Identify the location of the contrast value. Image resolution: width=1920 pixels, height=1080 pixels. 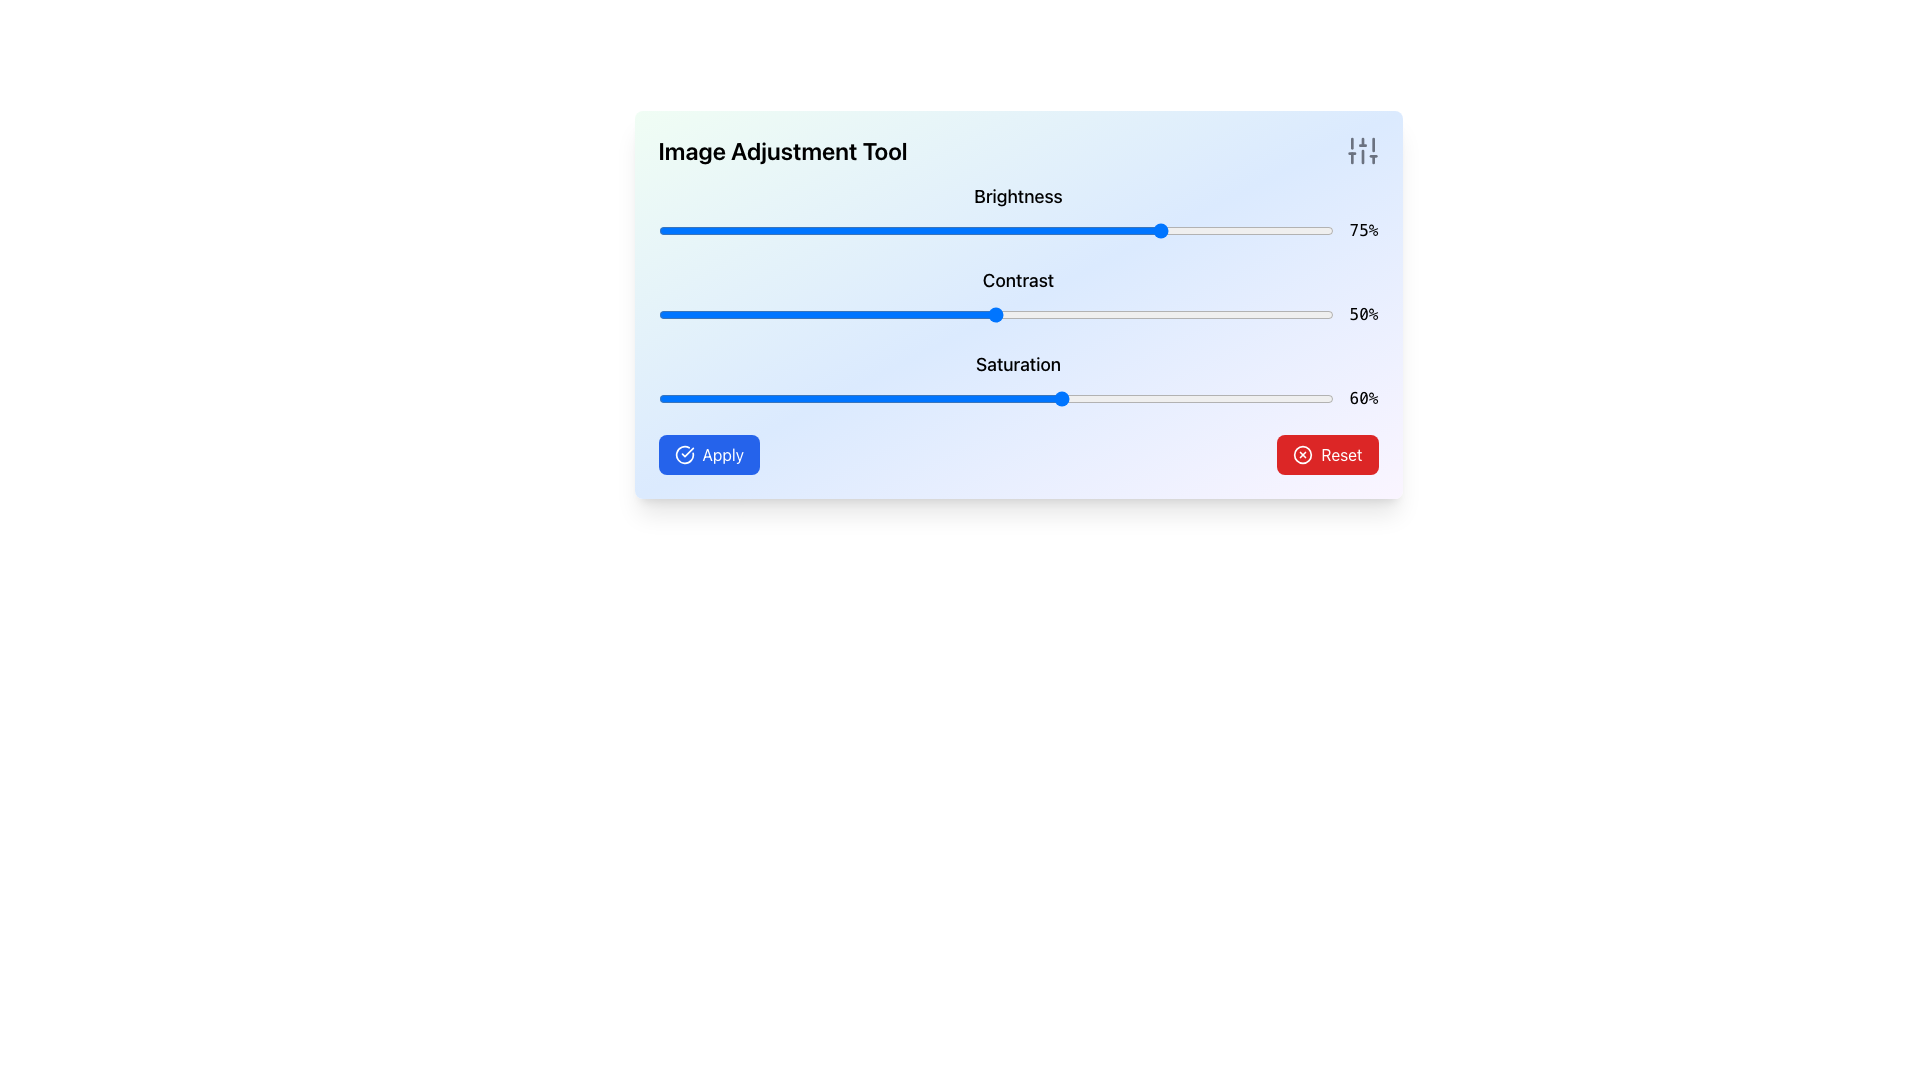
(1137, 315).